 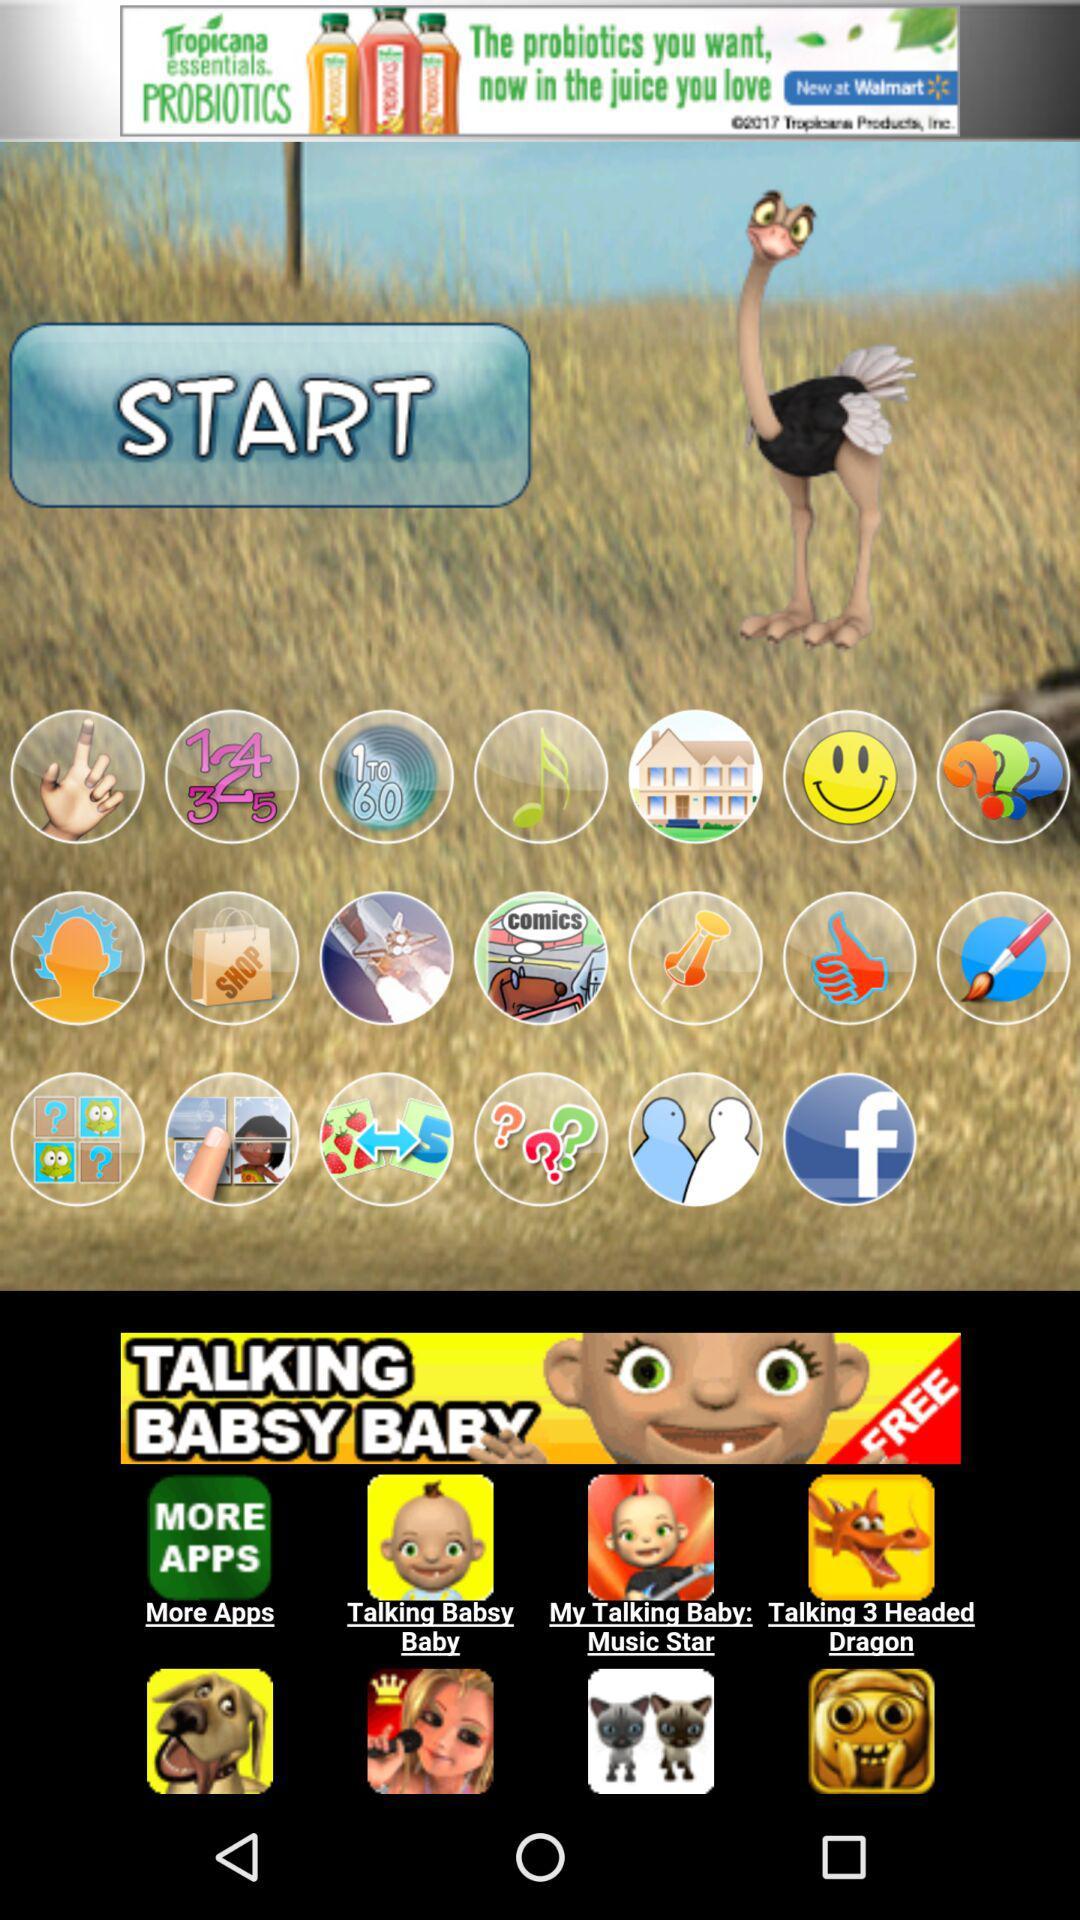 I want to click on for image, so click(x=230, y=776).